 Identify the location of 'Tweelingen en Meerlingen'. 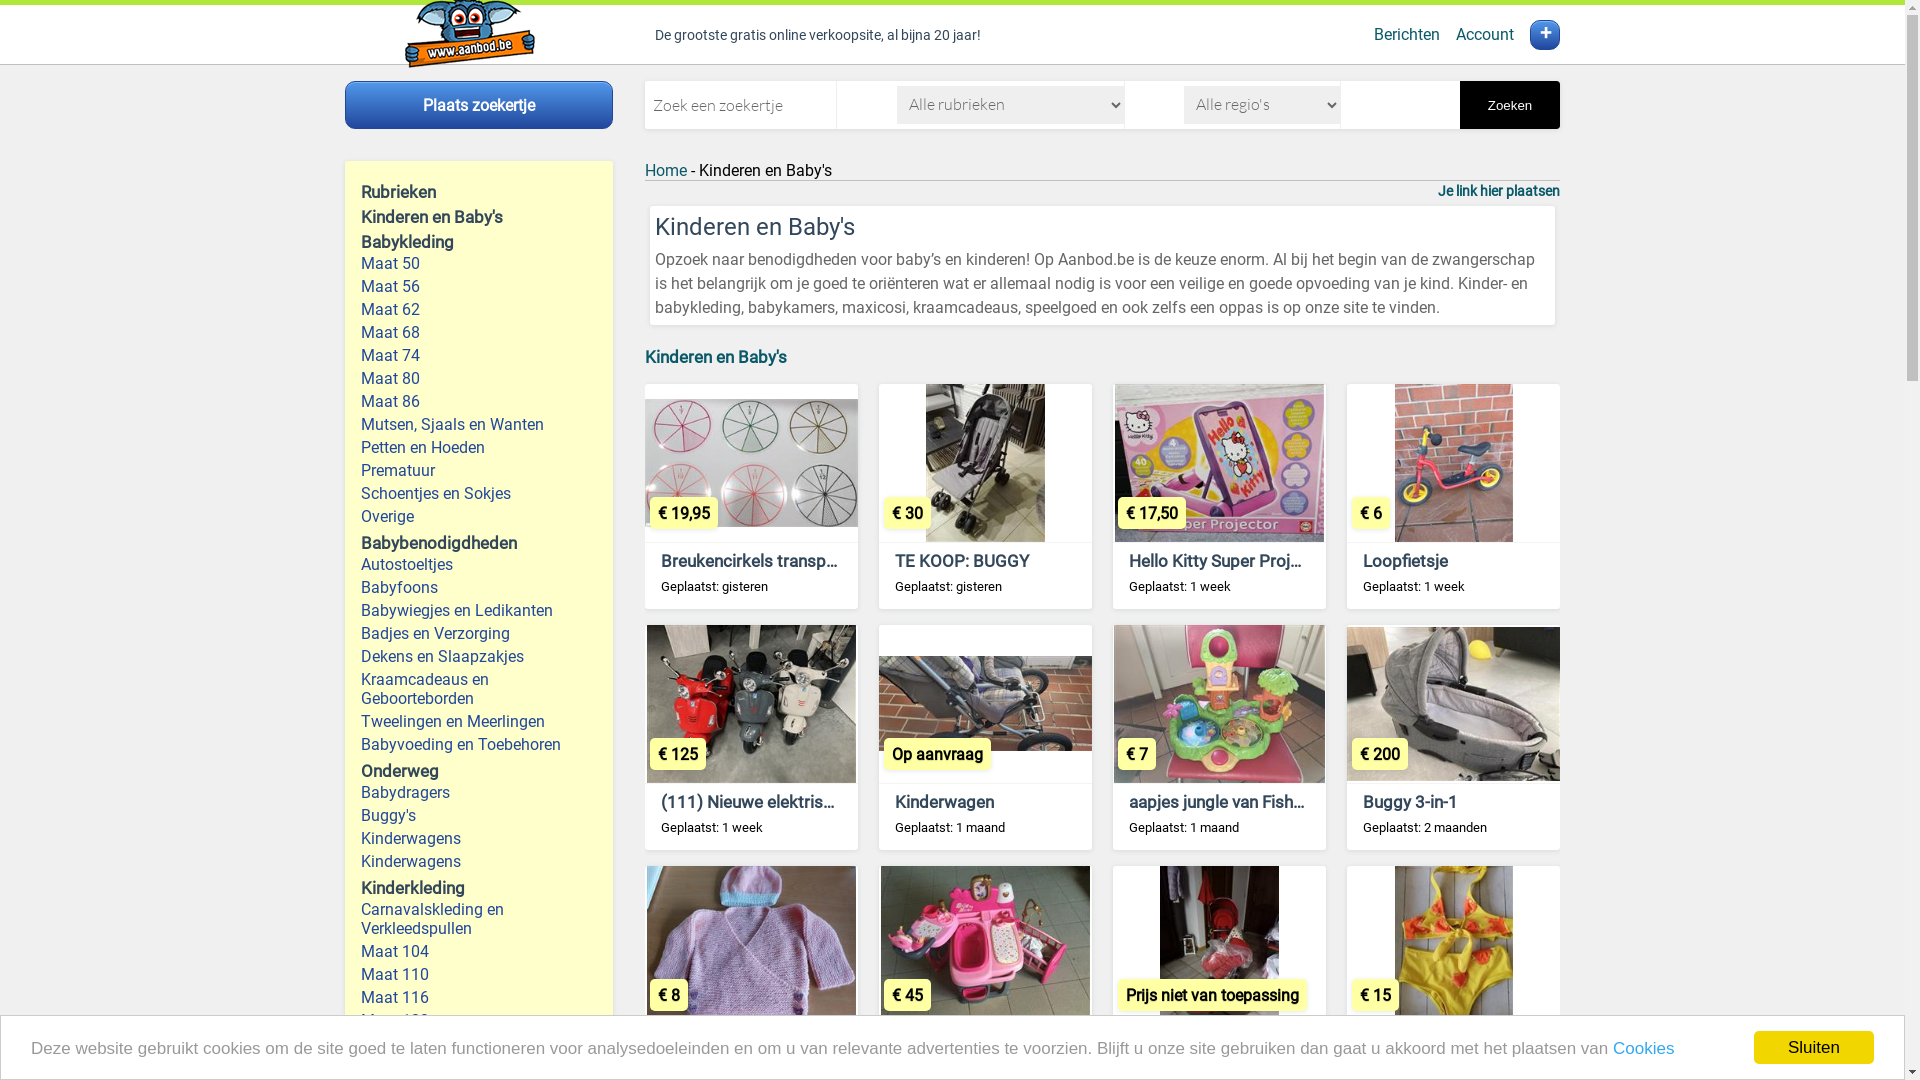
(478, 721).